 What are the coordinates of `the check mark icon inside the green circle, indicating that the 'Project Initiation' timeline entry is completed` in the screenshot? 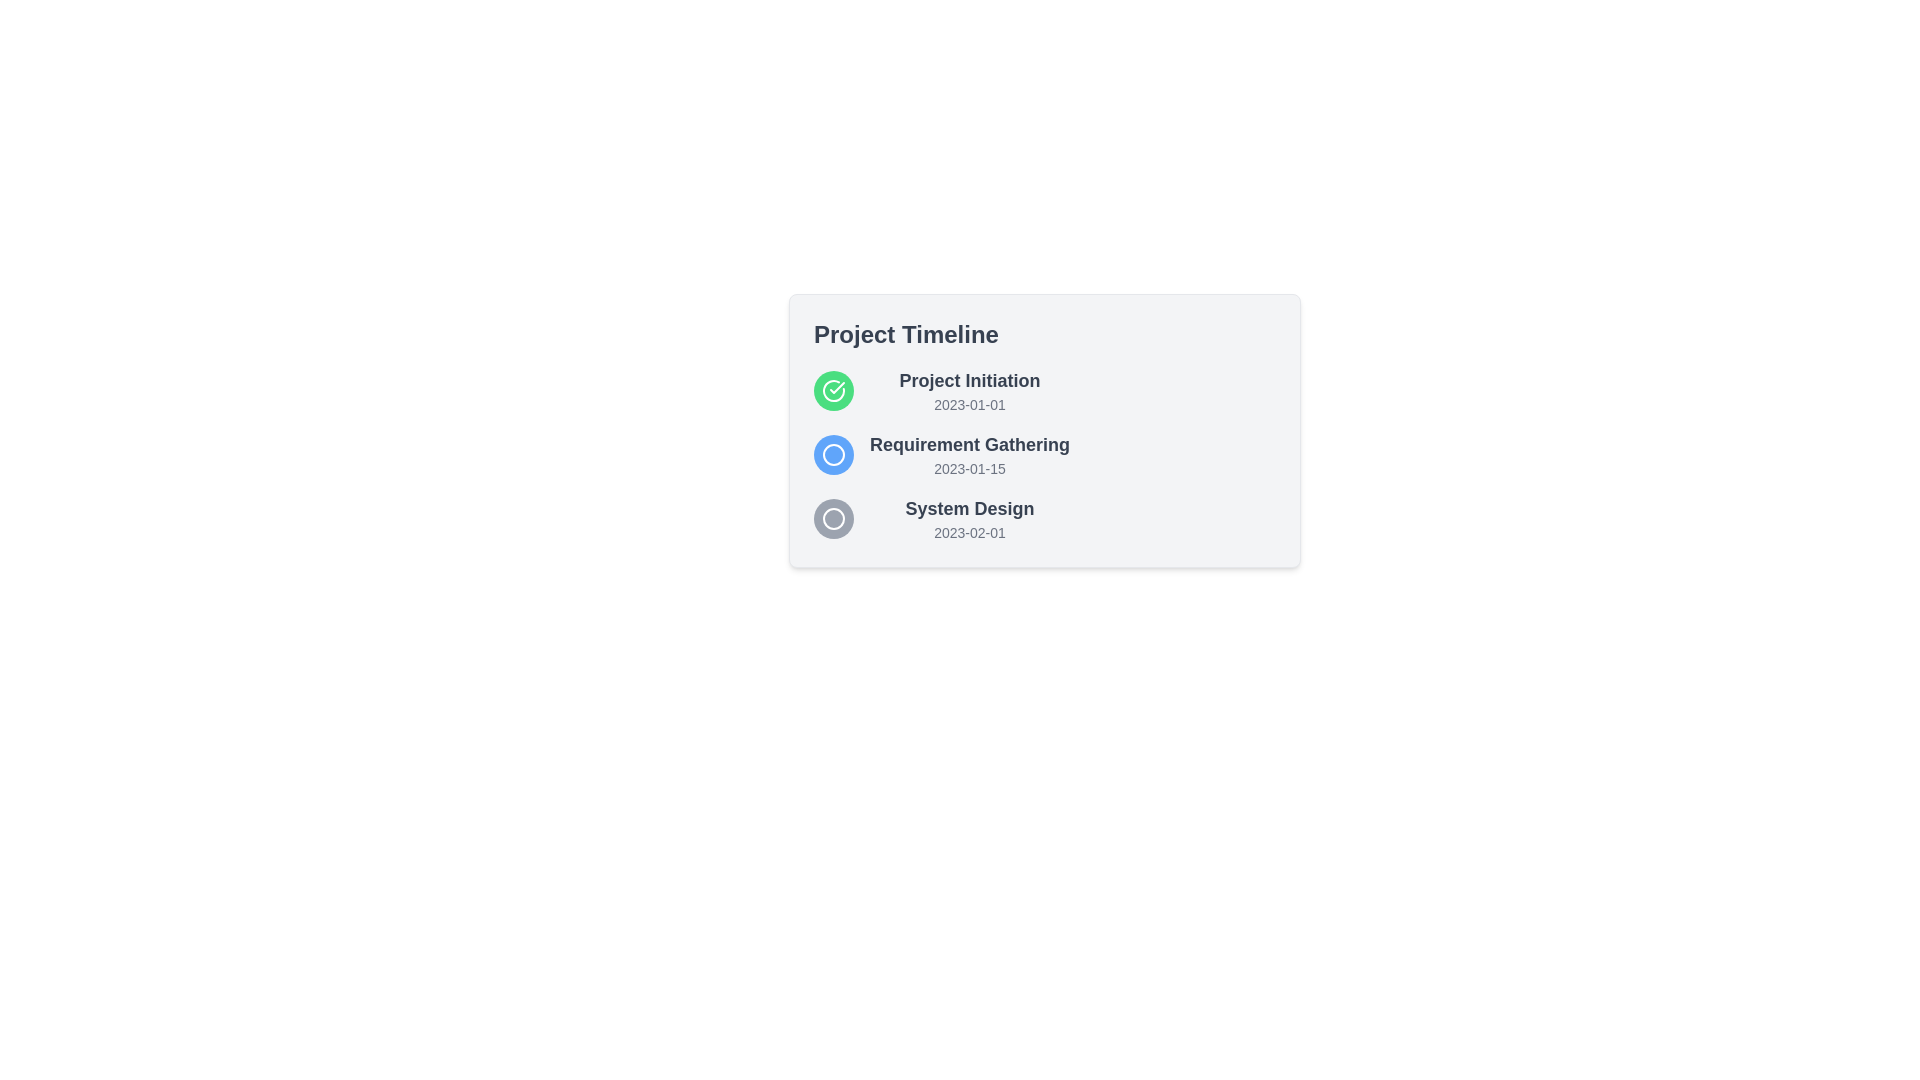 It's located at (834, 390).